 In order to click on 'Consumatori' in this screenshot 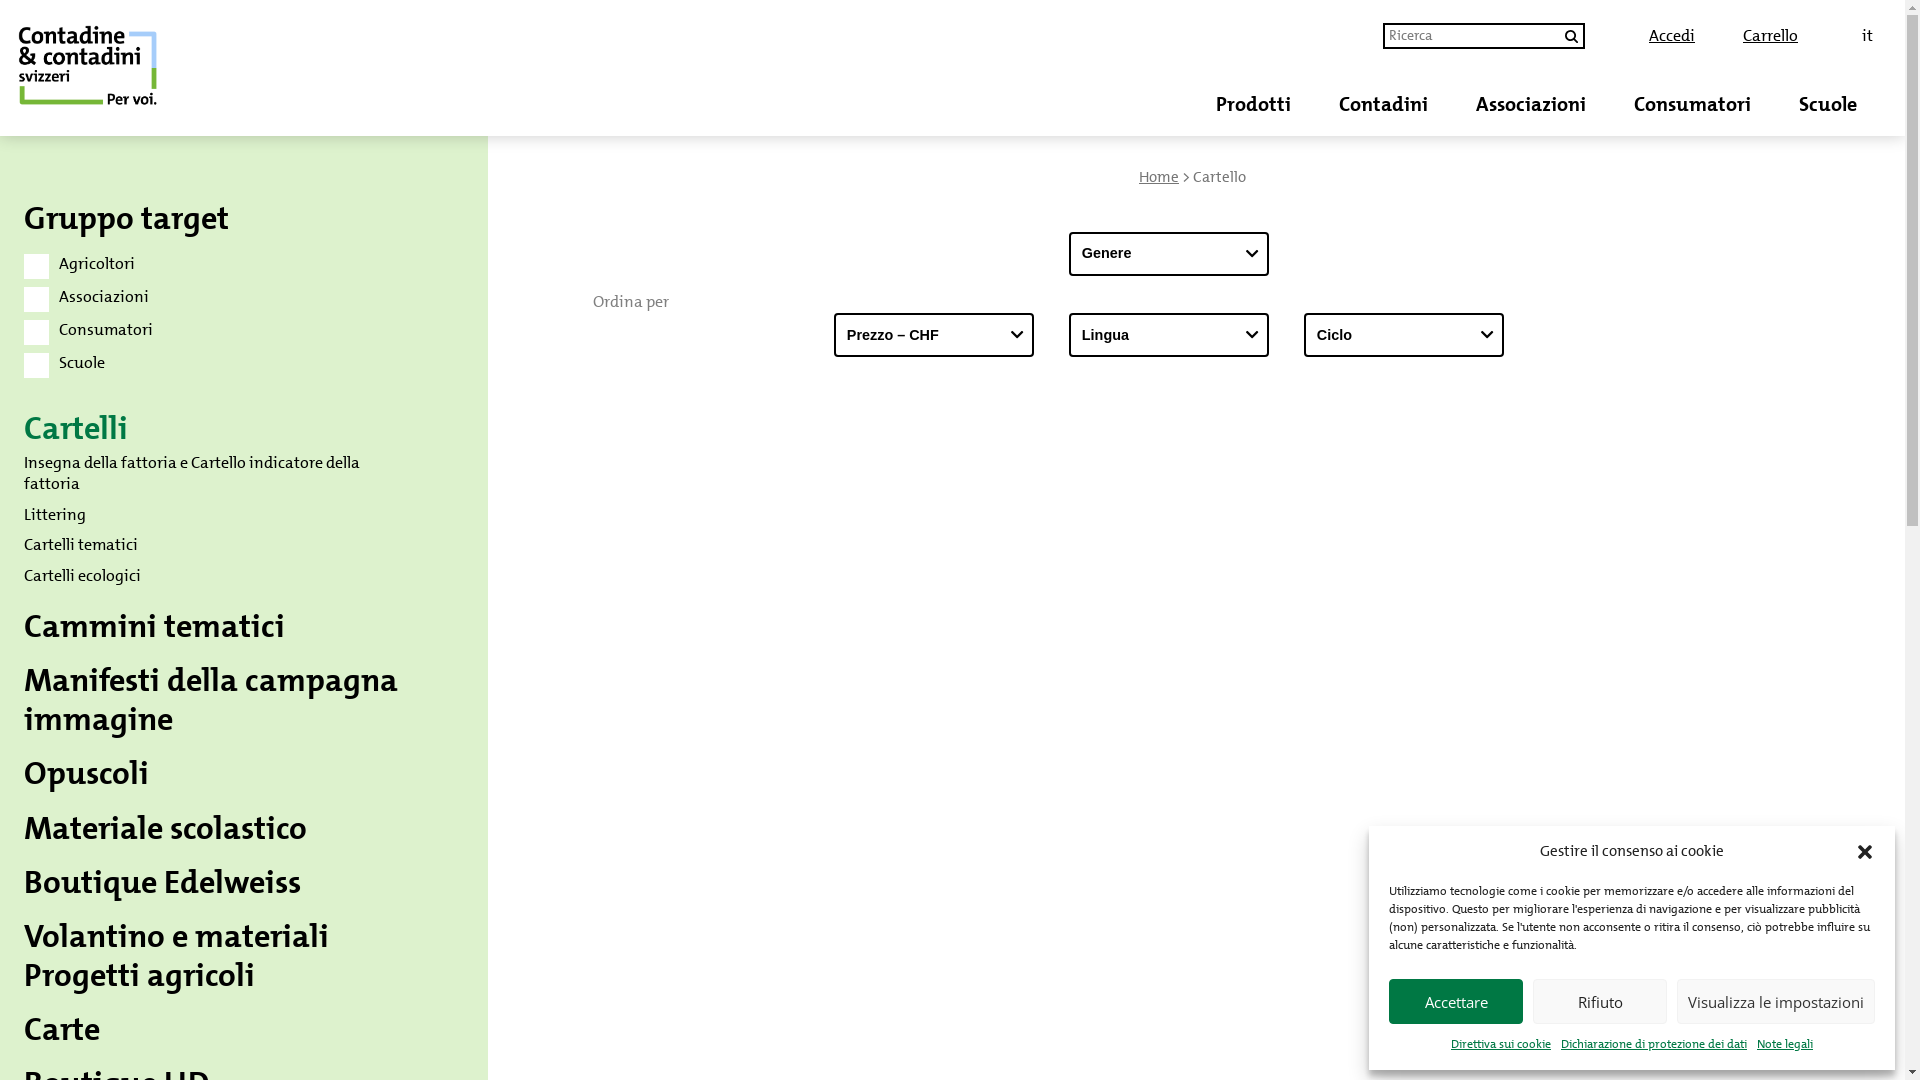, I will do `click(1691, 104)`.